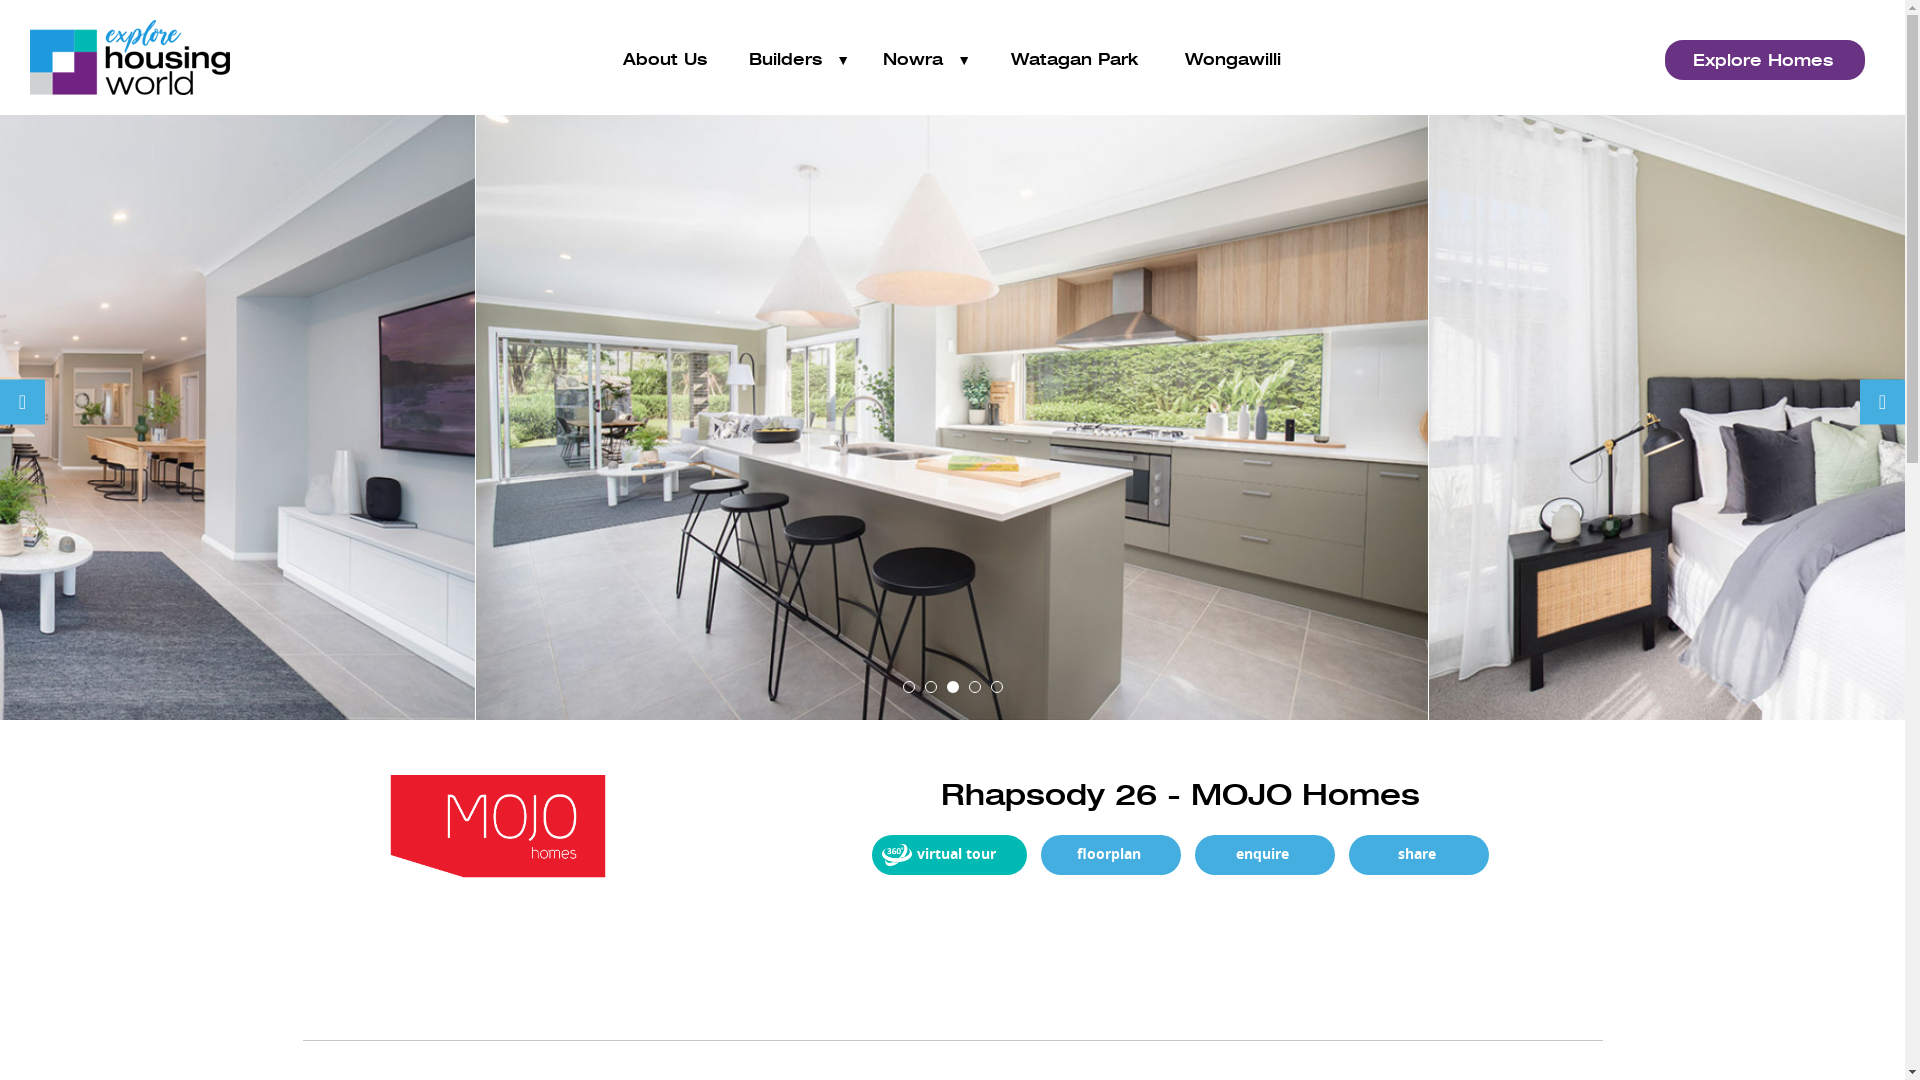 The width and height of the screenshot is (1920, 1080). Describe the element at coordinates (1108, 855) in the screenshot. I see `'floorplan'` at that location.